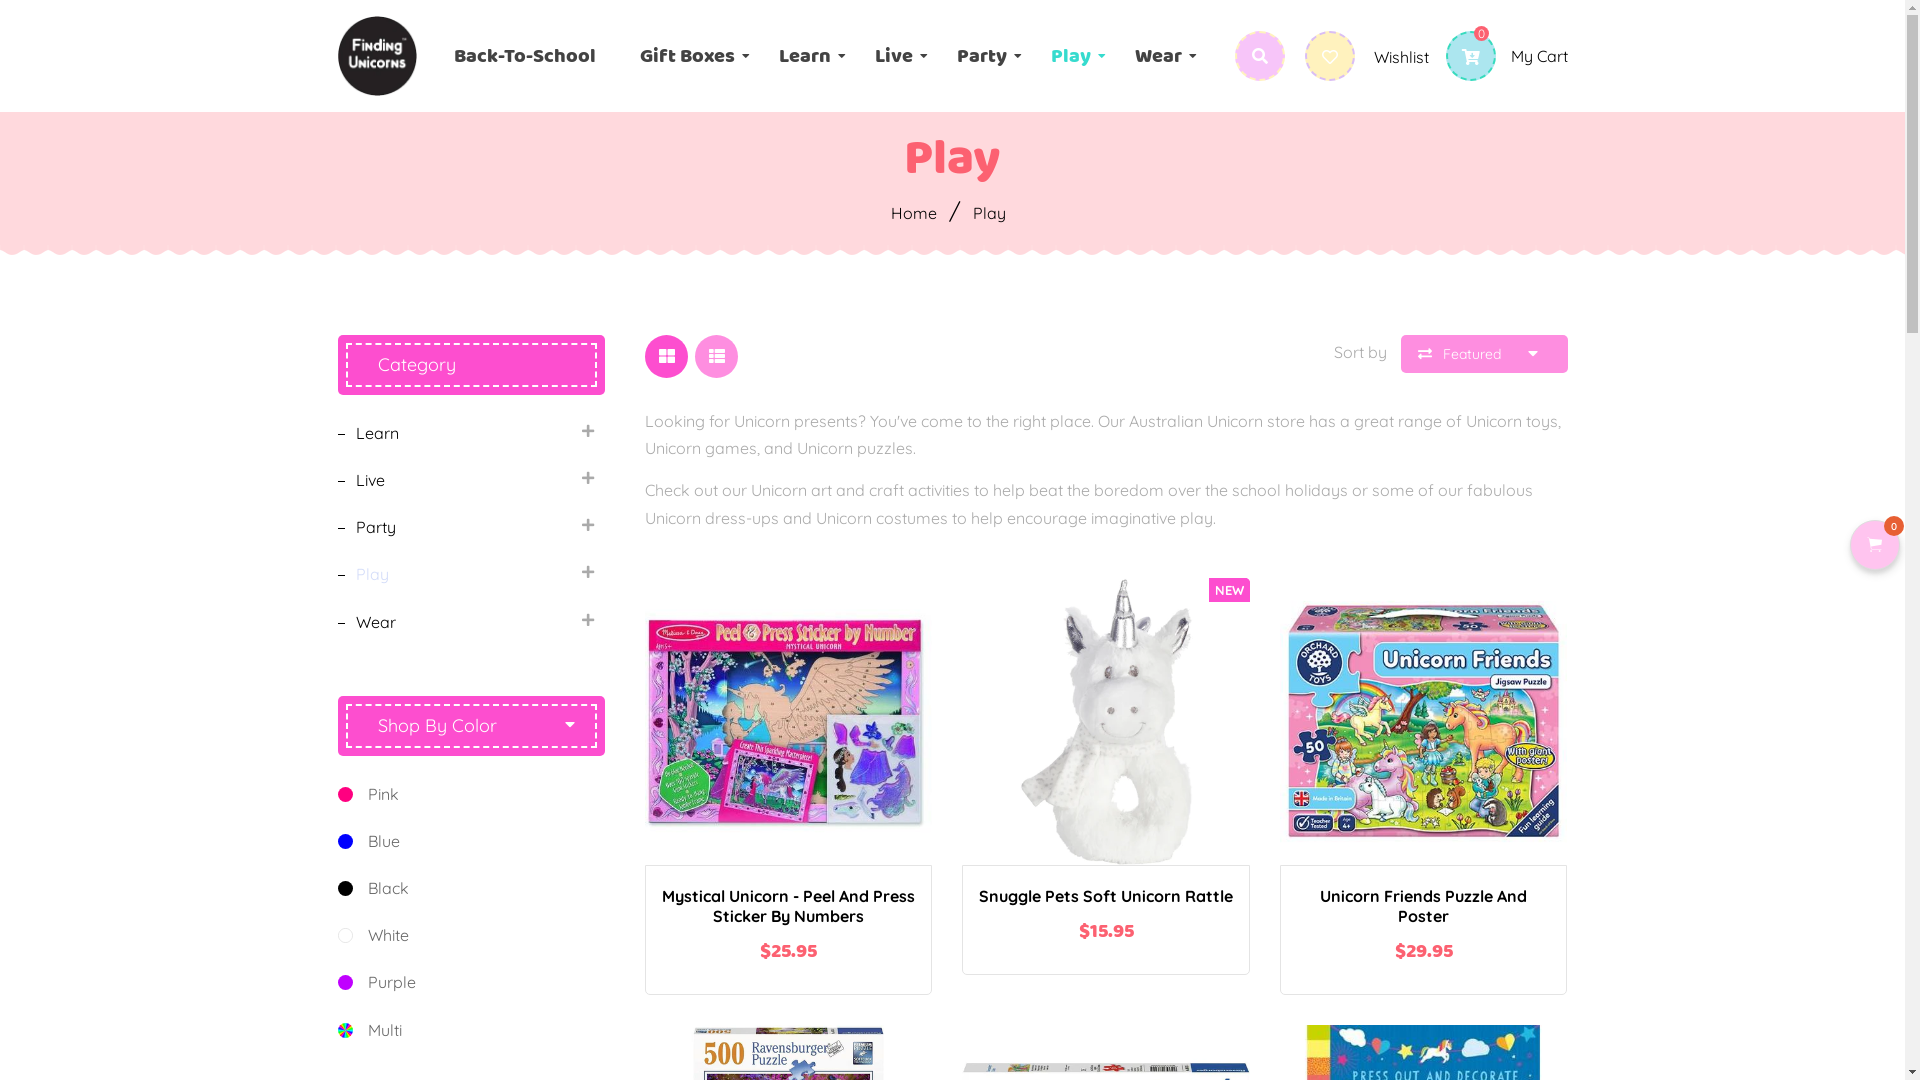 Image resolution: width=1920 pixels, height=1080 pixels. What do you see at coordinates (644, 355) in the screenshot?
I see `'Grid view'` at bounding box center [644, 355].